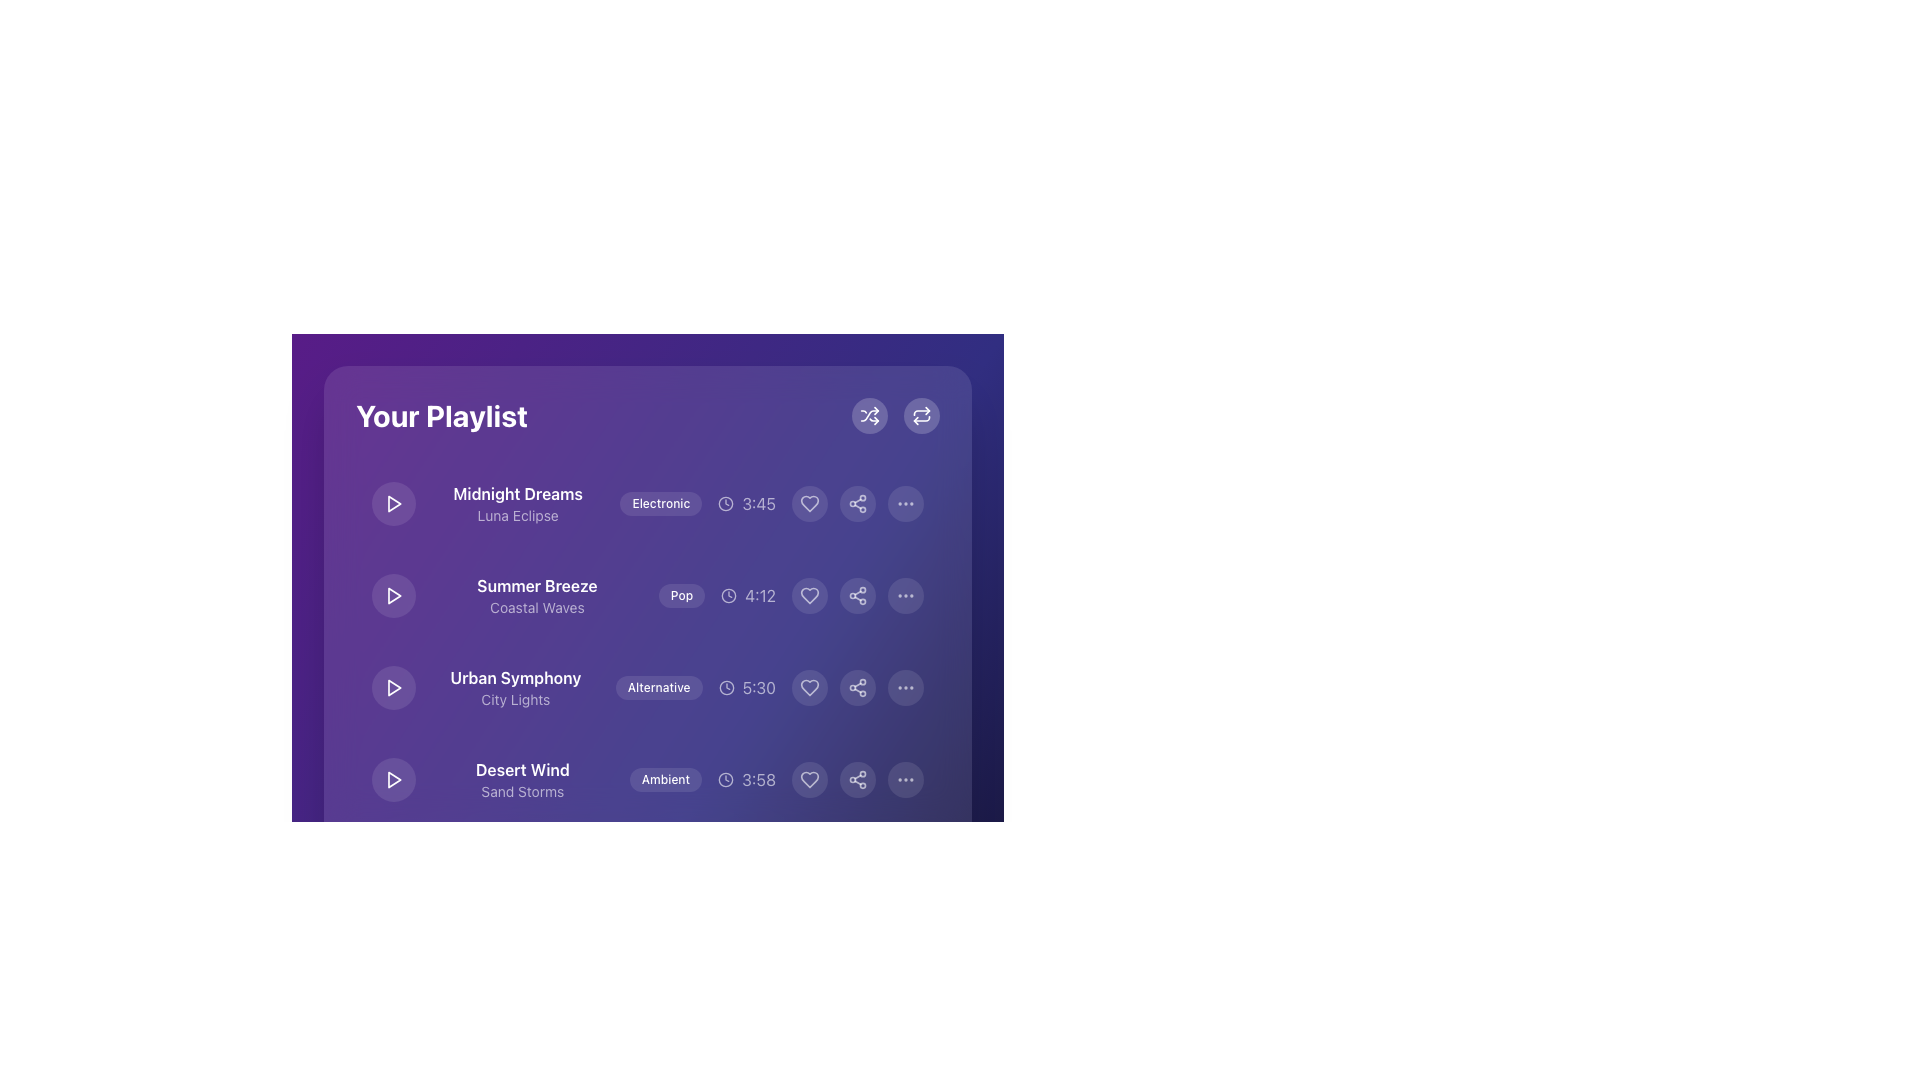 This screenshot has height=1080, width=1920. I want to click on the 'Luna Eclipse' text label, which is a smaller, dimmer font in light grayish-white color against a dark purple background, positioned below the 'Midnight Dreams' text, so click(518, 515).